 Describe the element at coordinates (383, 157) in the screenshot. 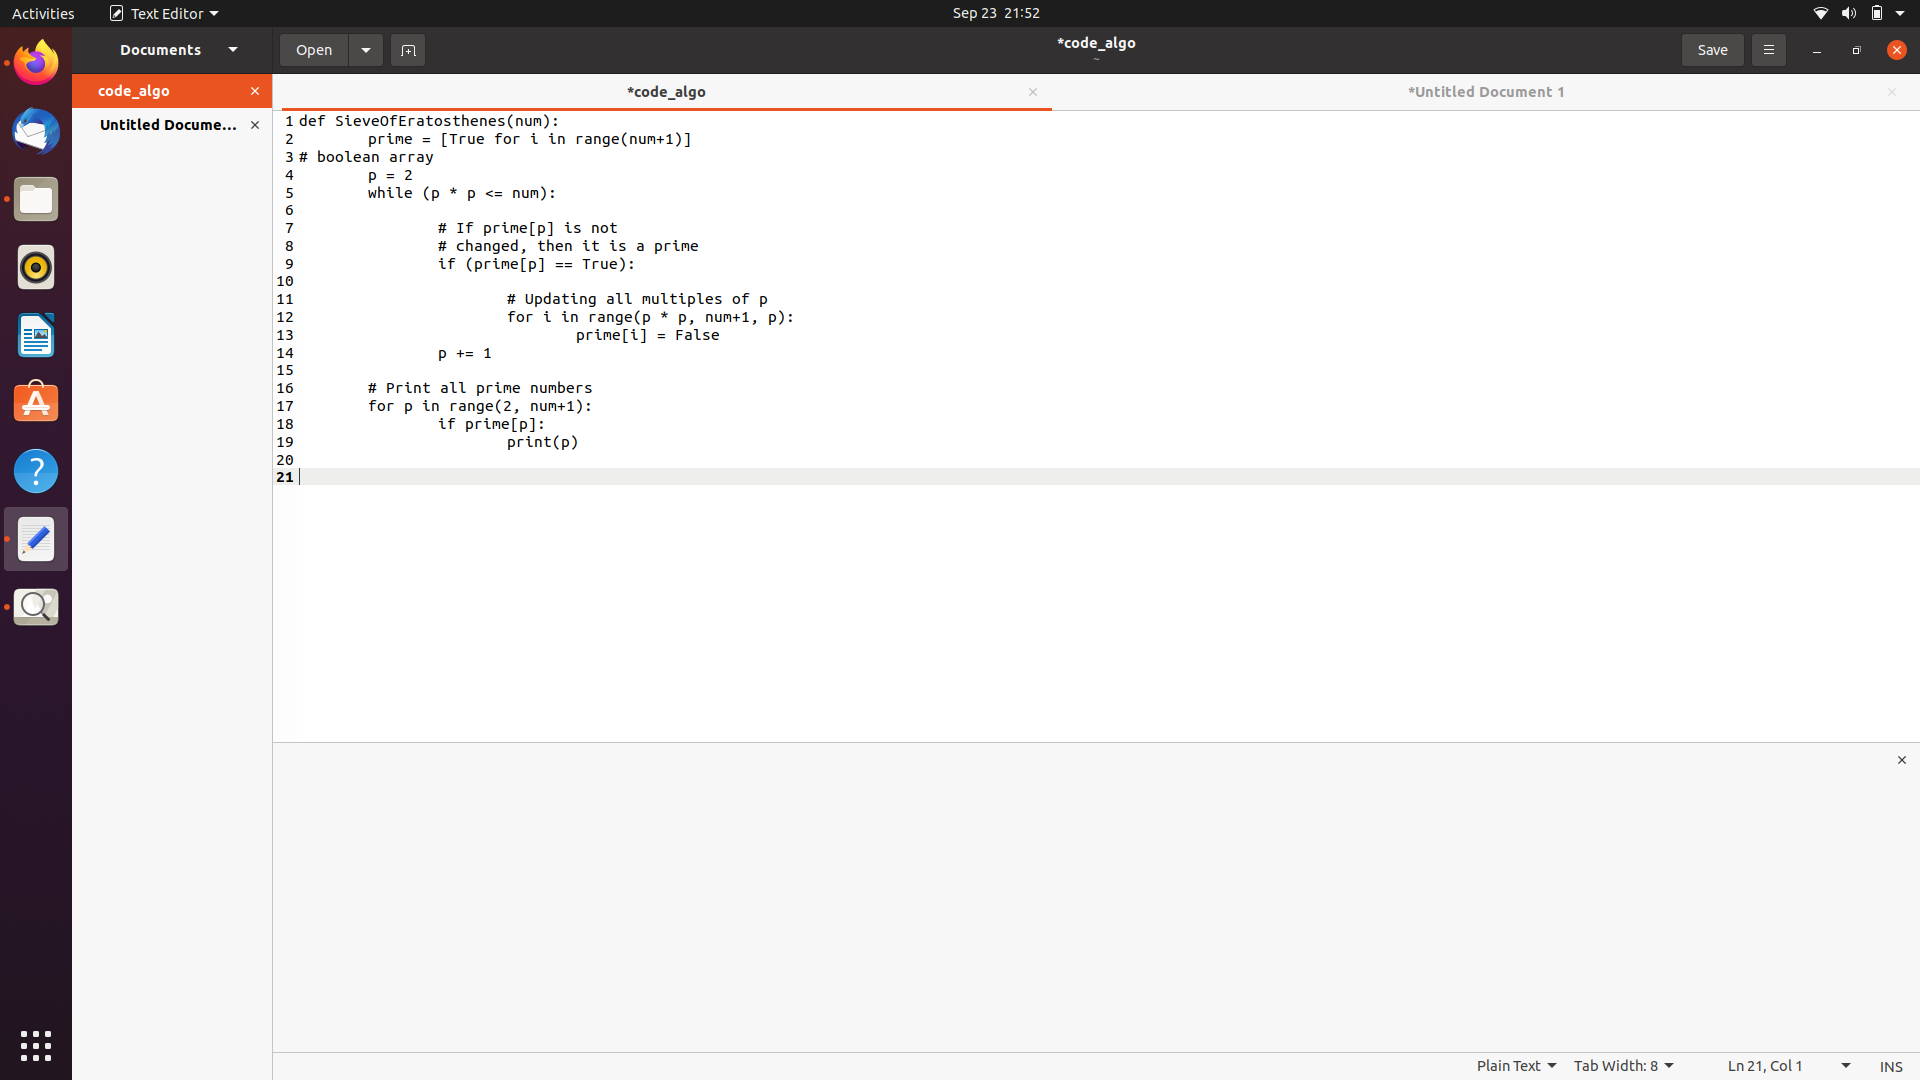

I see `Execute the operation of copying everything from code_algo and pasting it in an untitled file using the shortcuts Ctrl+A for selecting the whole content, Ctrl+C for copying it then Ctrl+V for pasting it` at that location.